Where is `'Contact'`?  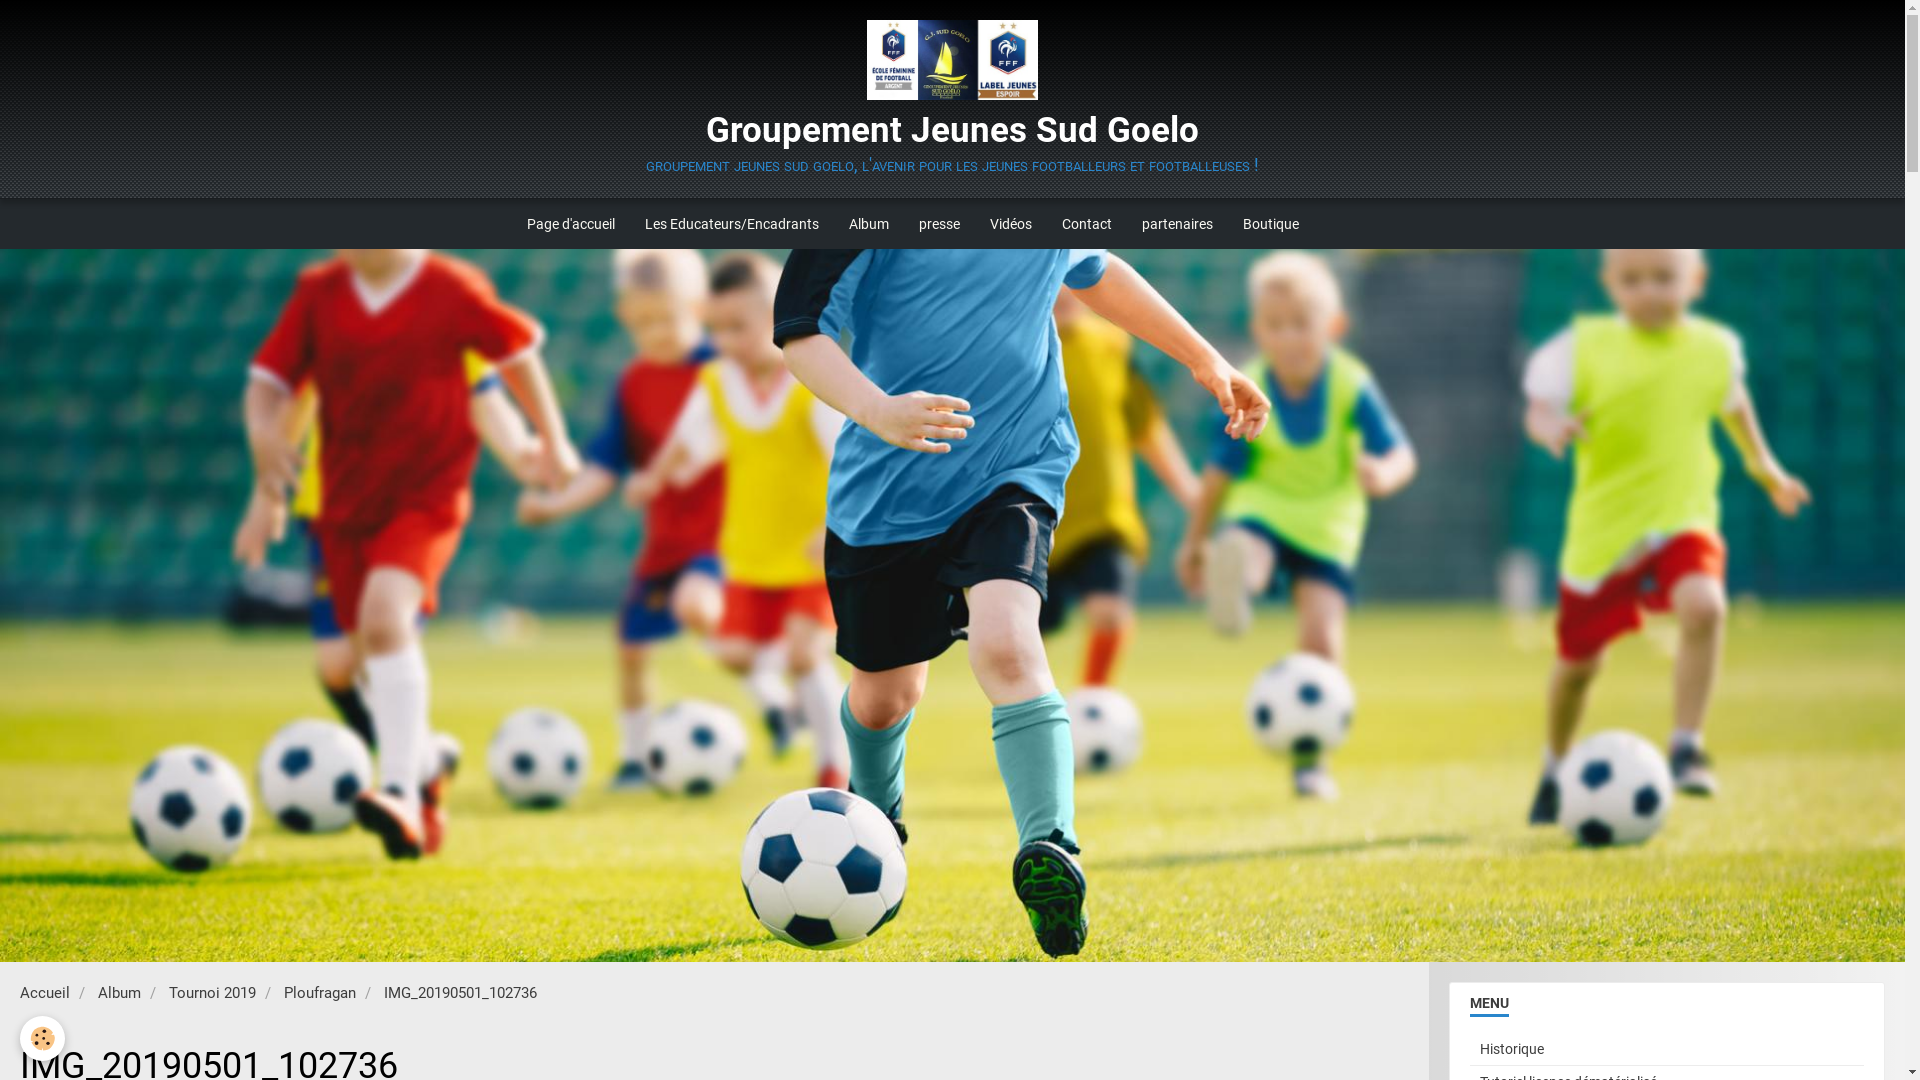 'Contact' is located at coordinates (1085, 223).